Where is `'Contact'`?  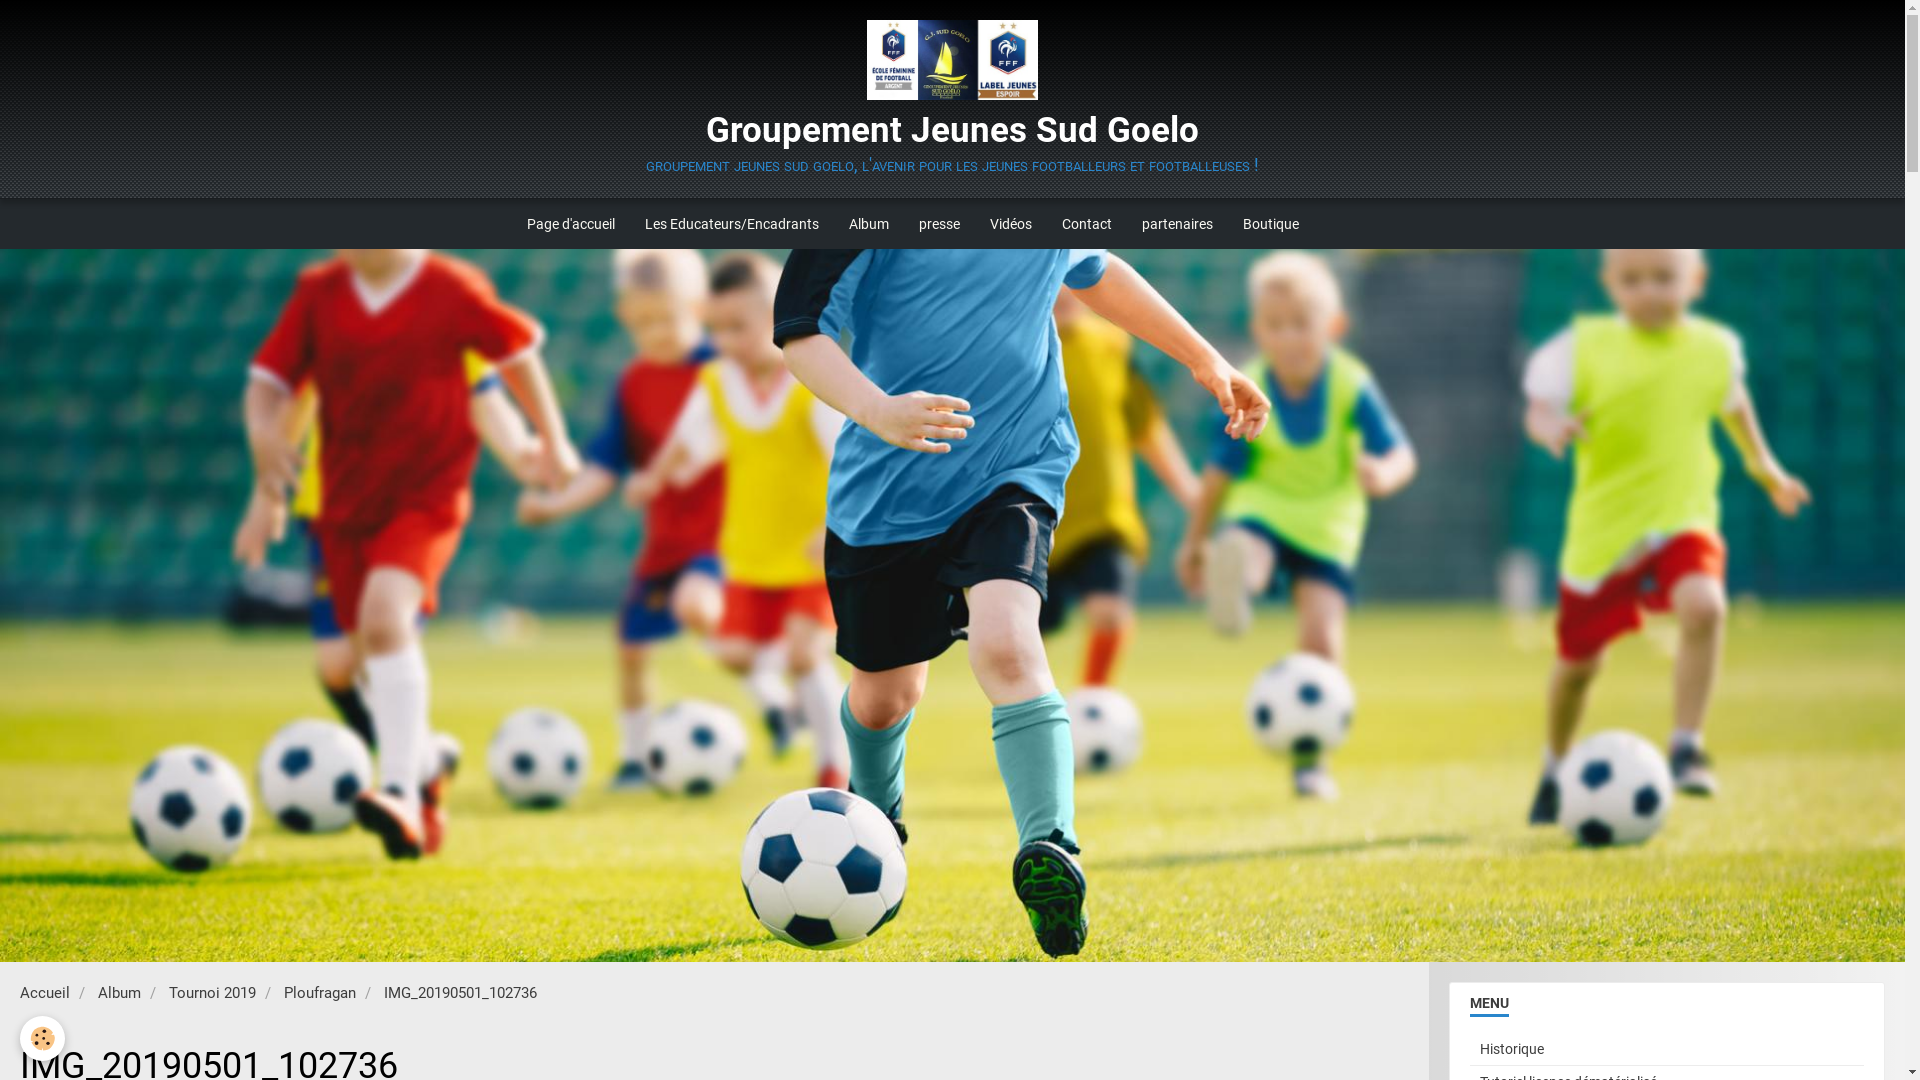 'Contact' is located at coordinates (1085, 223).